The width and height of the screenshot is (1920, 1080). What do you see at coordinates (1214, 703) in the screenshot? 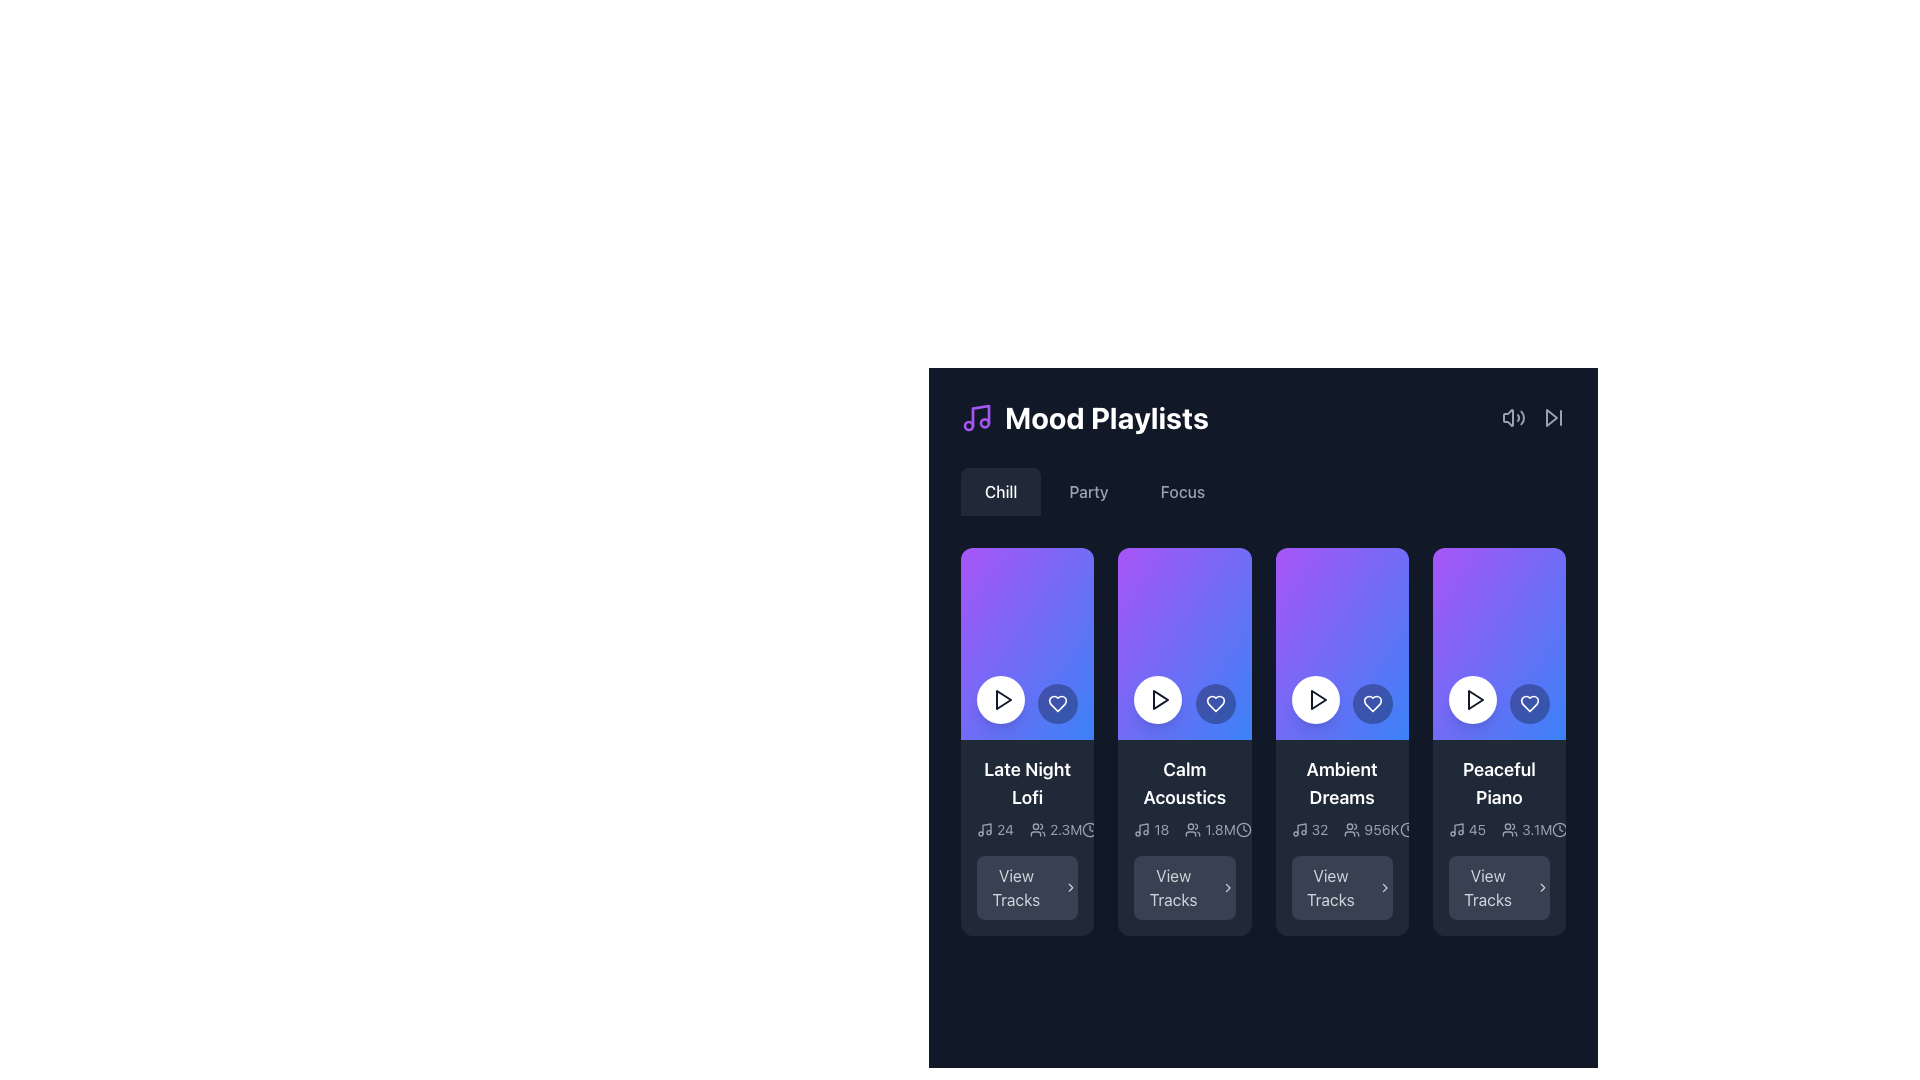
I see `the favorite button located within the third card of the grid layout` at bounding box center [1214, 703].